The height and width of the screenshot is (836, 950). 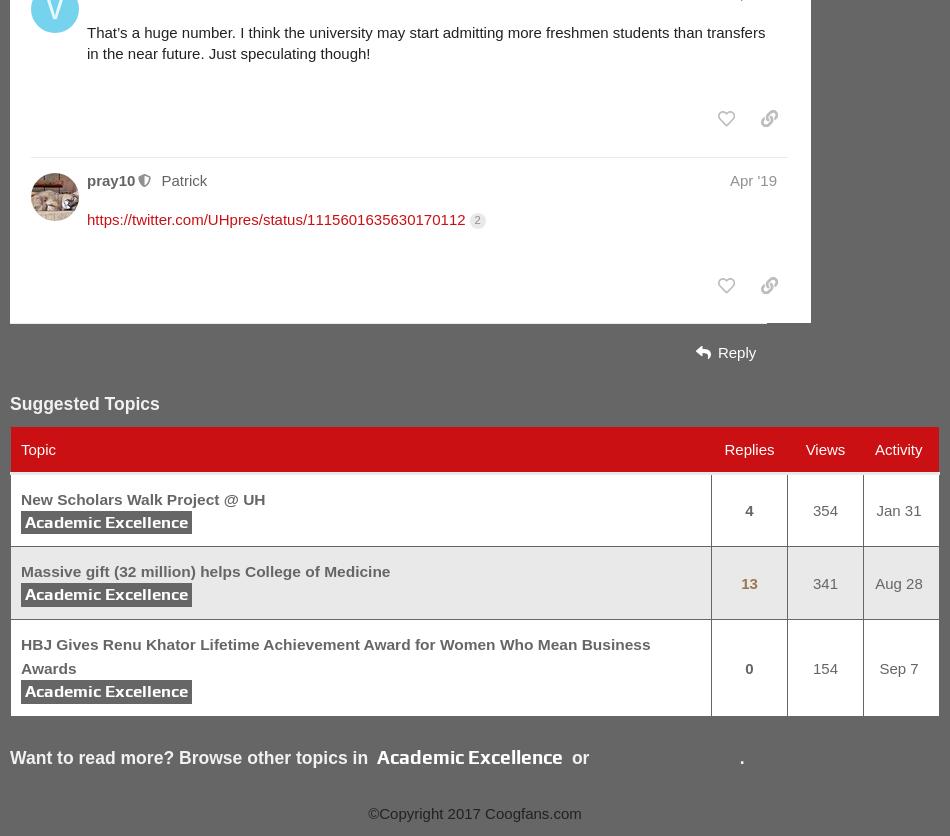 I want to click on '341', so click(x=823, y=581).